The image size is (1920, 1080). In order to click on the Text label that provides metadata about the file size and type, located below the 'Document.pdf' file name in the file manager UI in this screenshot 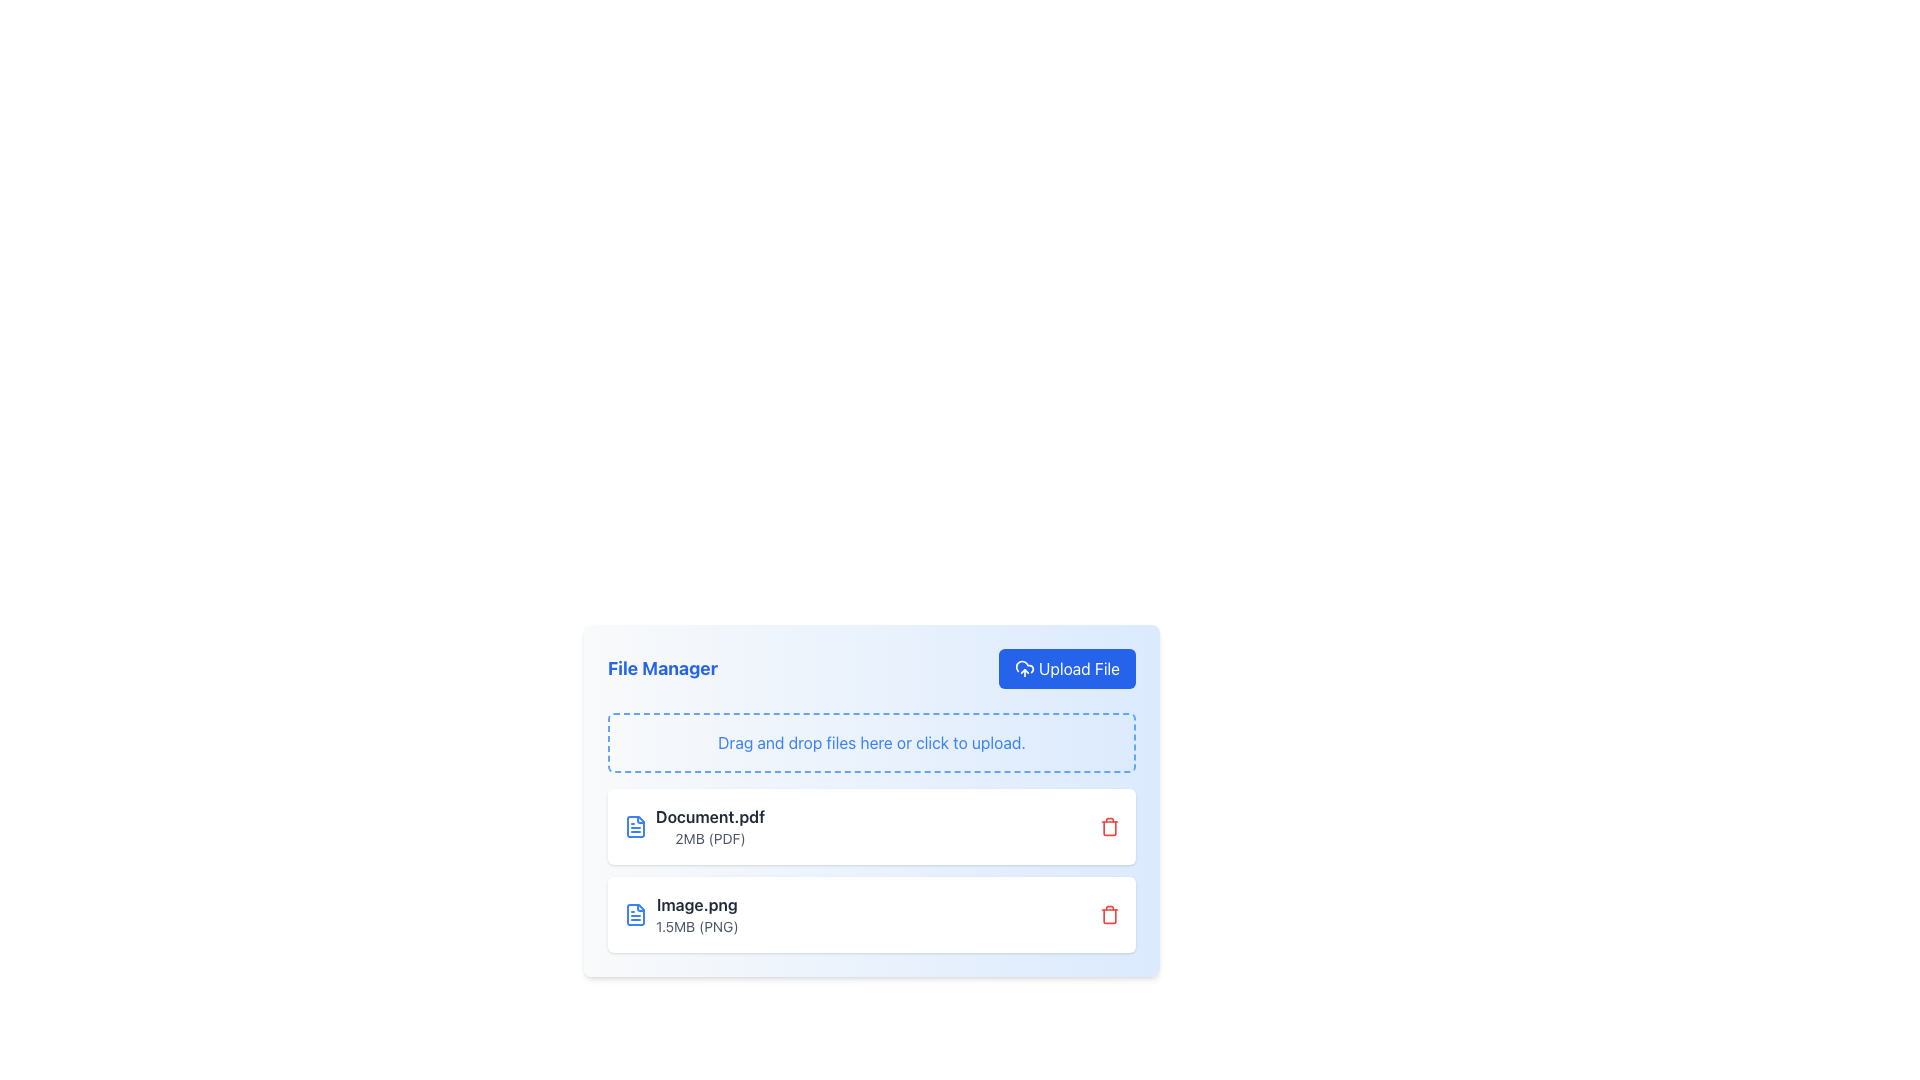, I will do `click(710, 839)`.